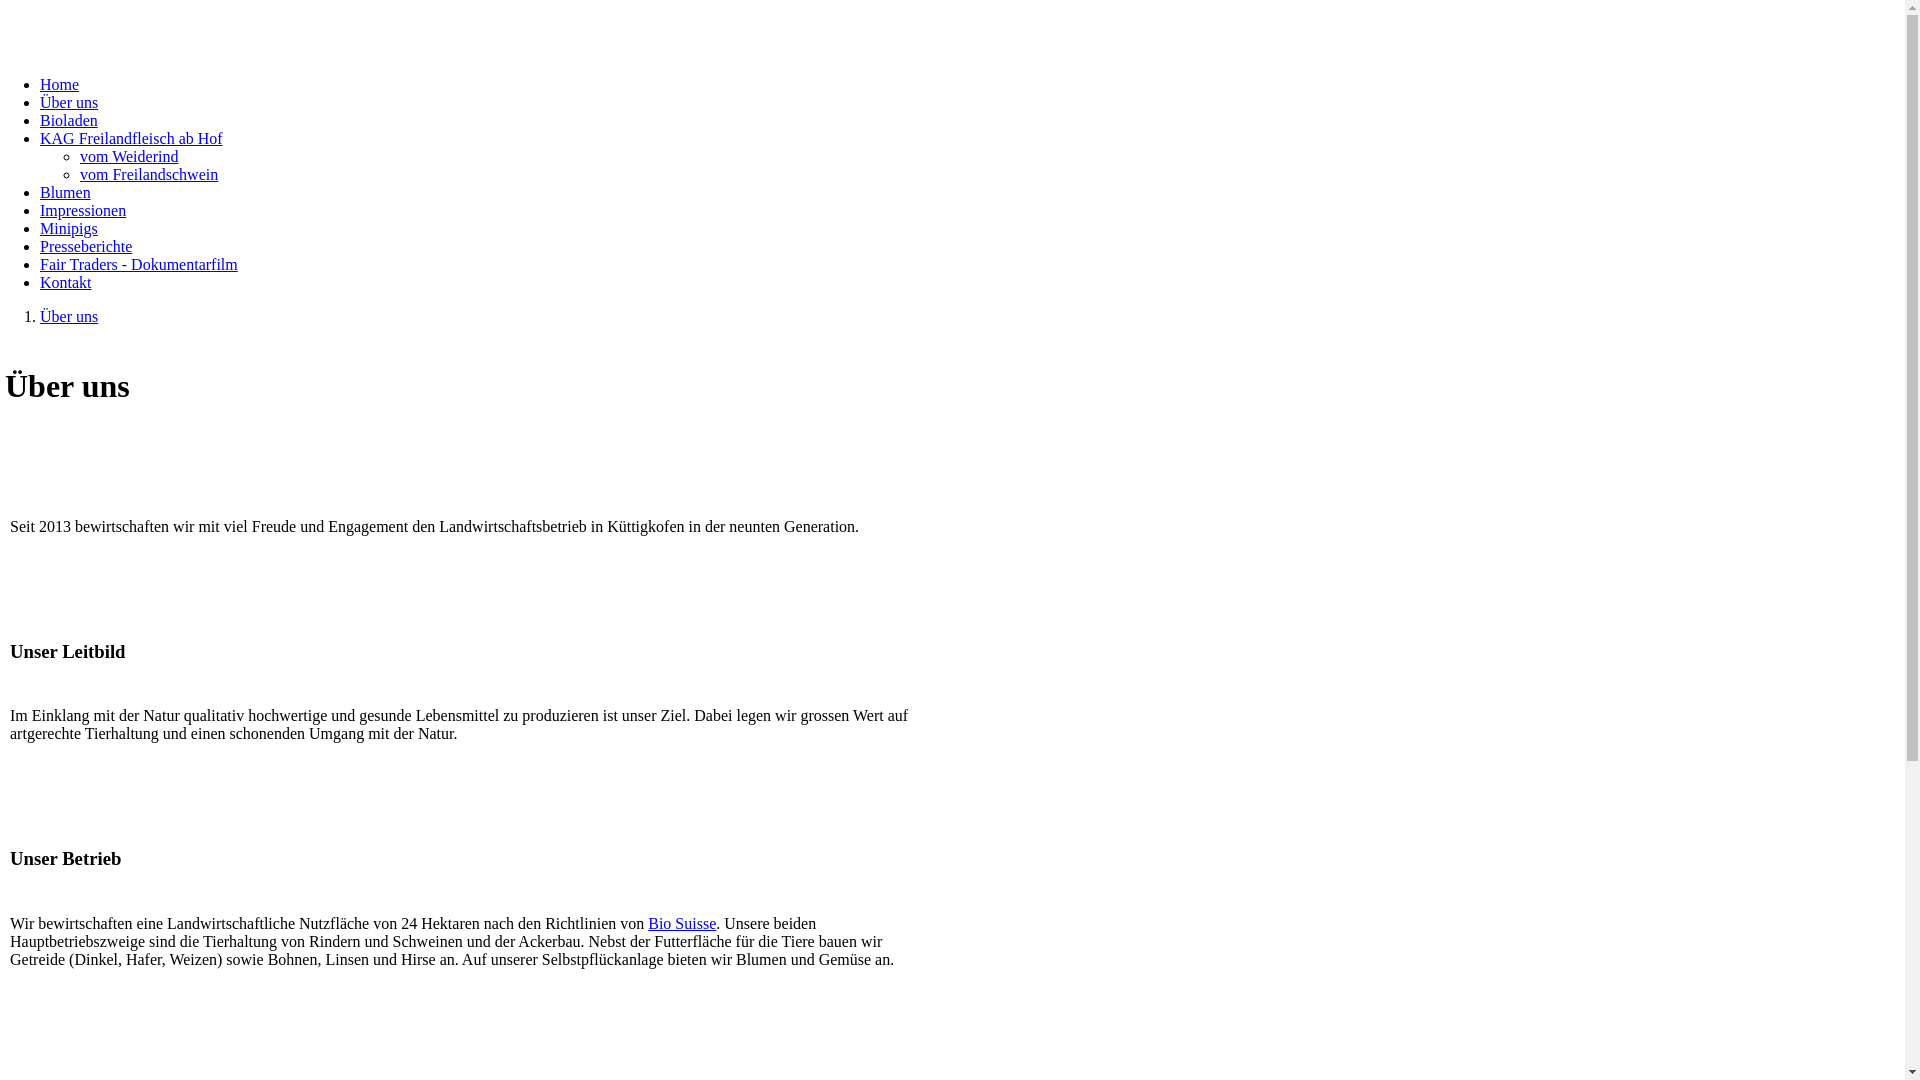 The image size is (1920, 1080). What do you see at coordinates (39, 227) in the screenshot?
I see `'Minipigs'` at bounding box center [39, 227].